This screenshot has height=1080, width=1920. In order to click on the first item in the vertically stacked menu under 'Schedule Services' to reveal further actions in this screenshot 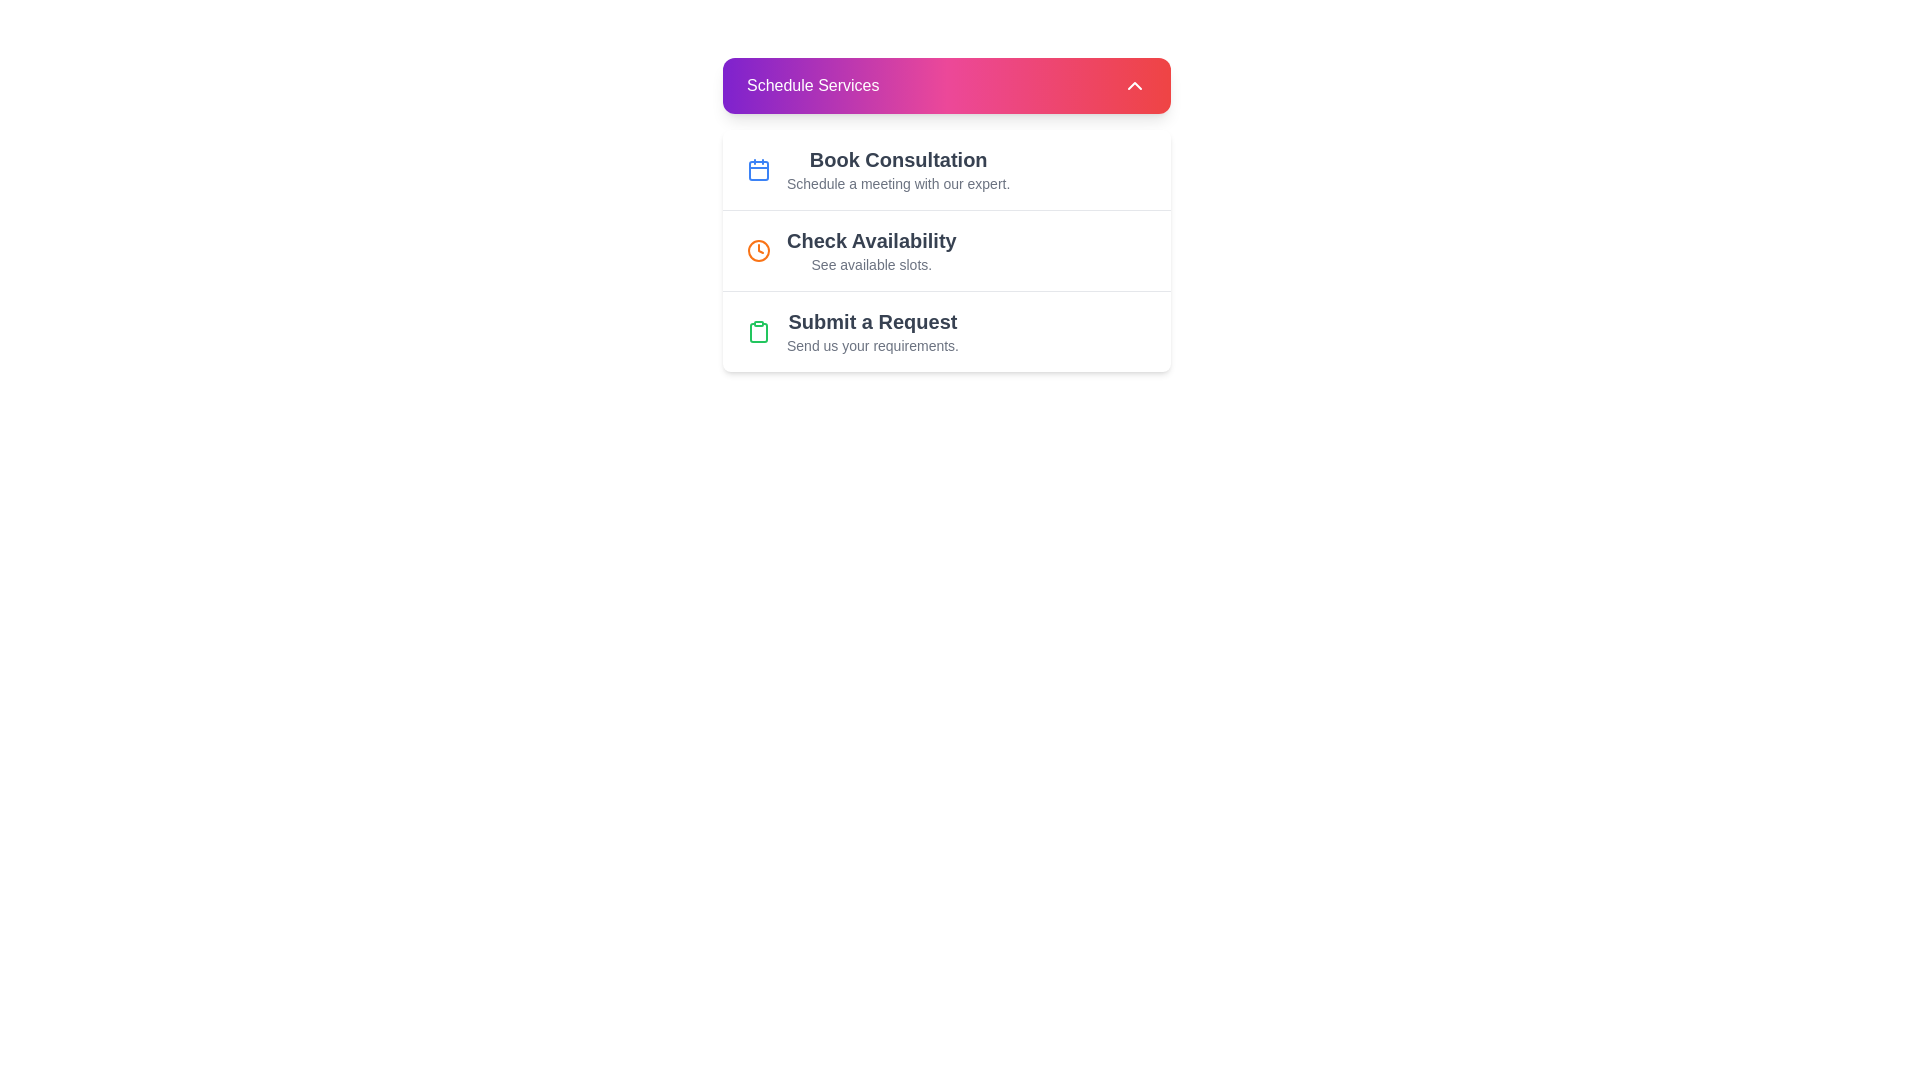, I will do `click(945, 168)`.